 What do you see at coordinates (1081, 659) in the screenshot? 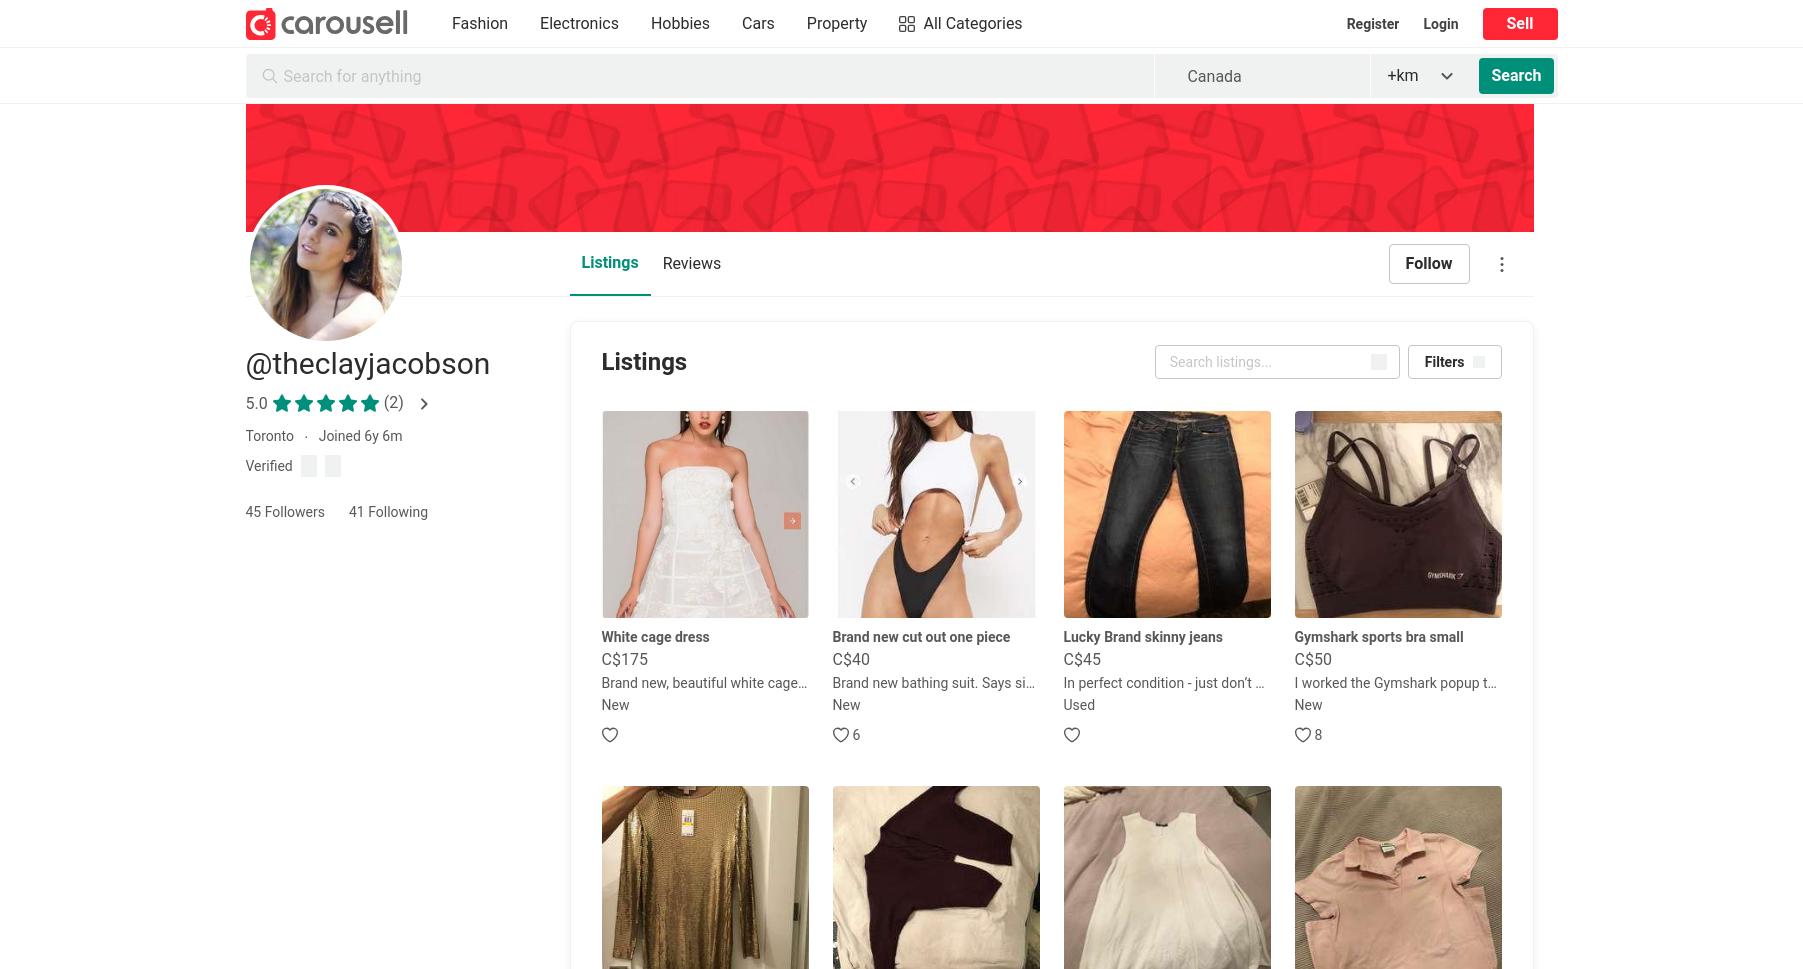
I see `'C$45'` at bounding box center [1081, 659].